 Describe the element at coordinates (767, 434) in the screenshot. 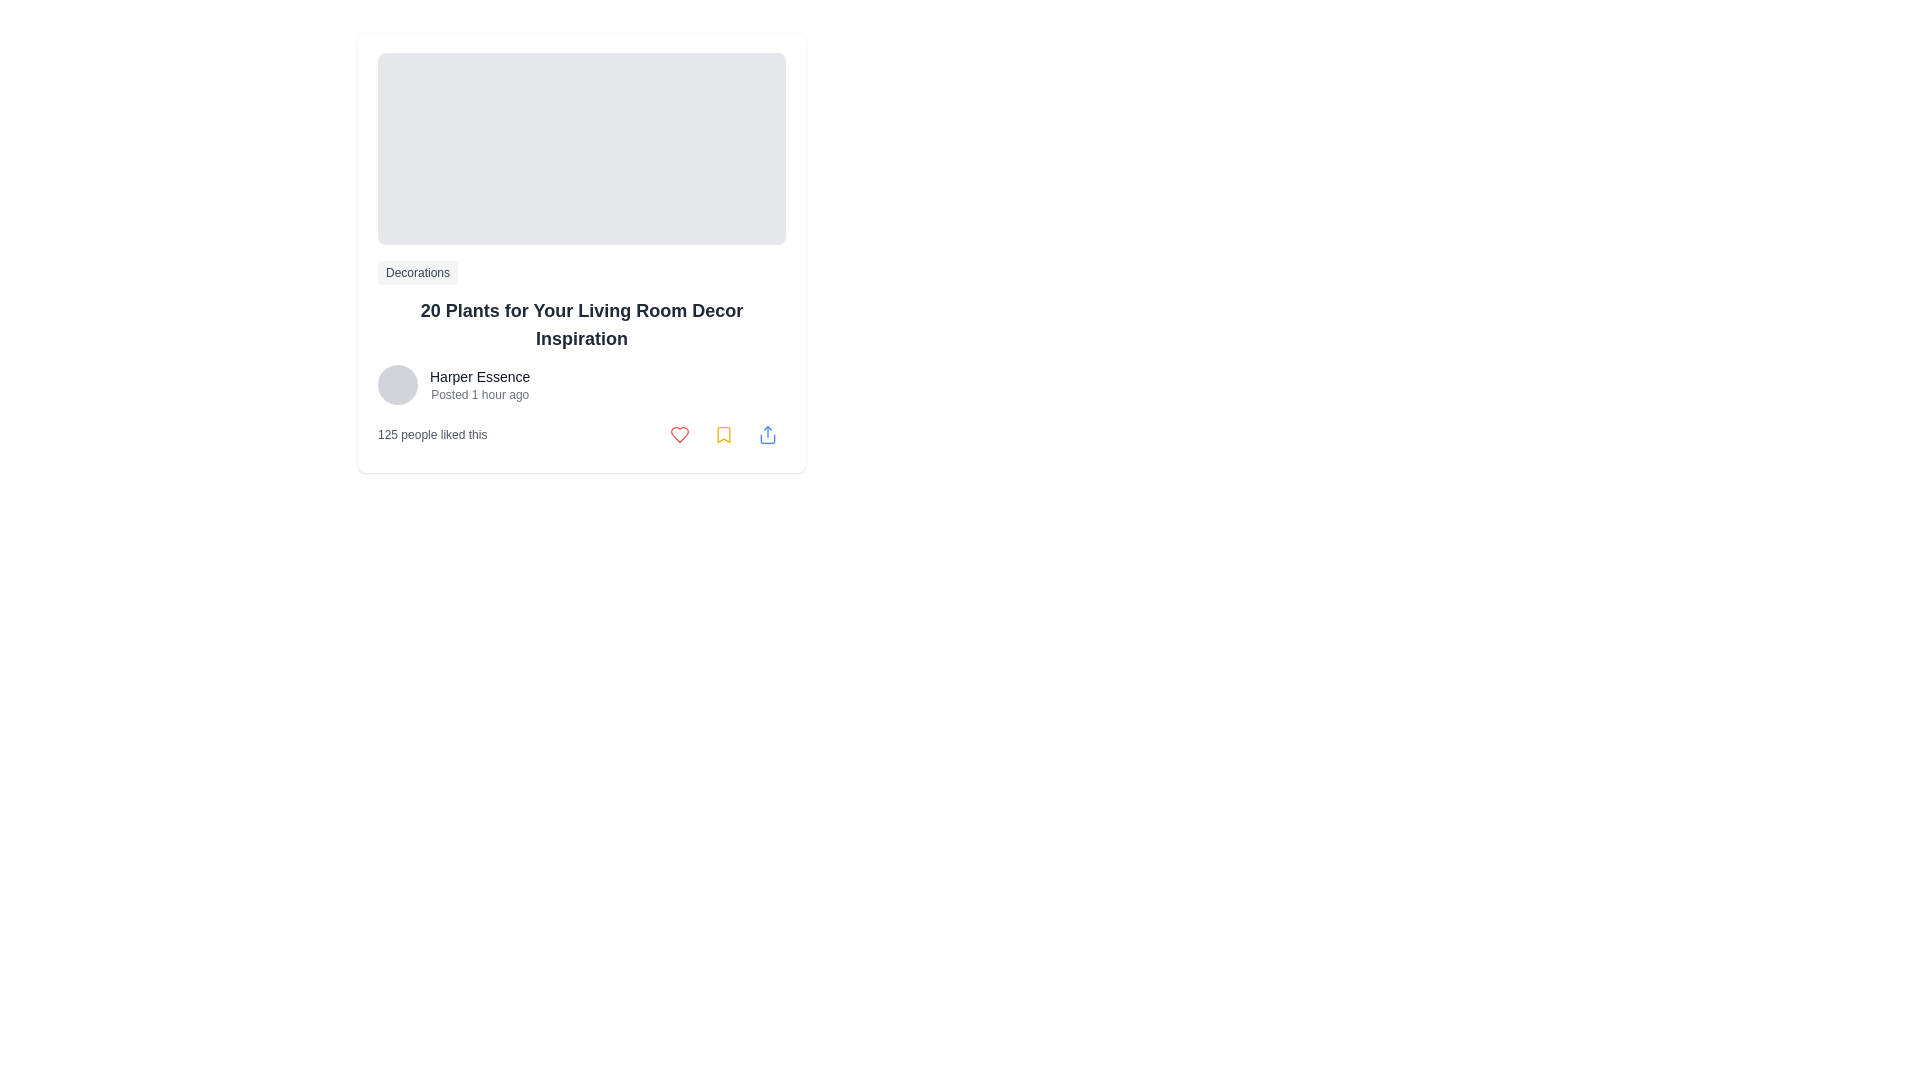

I see `the third and rightmost button in the horizontal arrangement at the bottom-right corner of the card` at that location.